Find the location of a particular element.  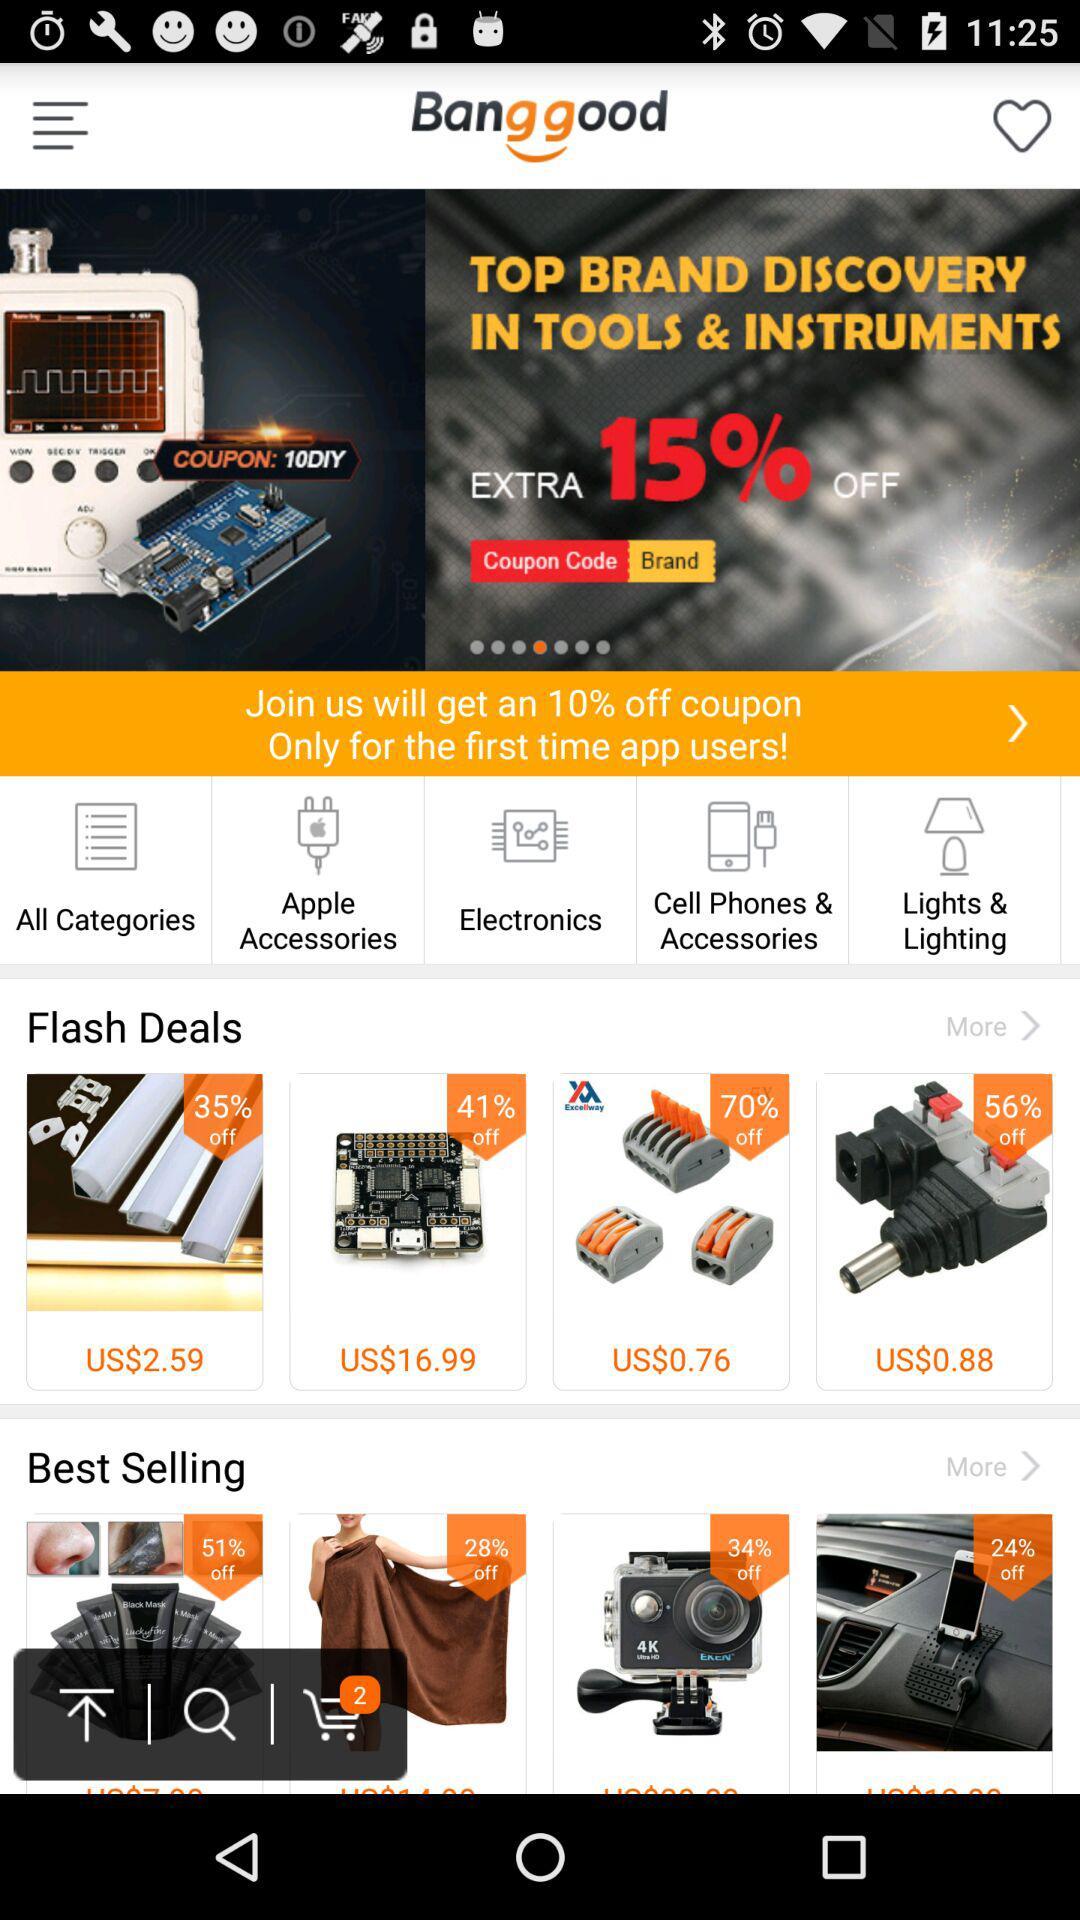

the upward arrow at the bottom left of the page is located at coordinates (86, 1713).